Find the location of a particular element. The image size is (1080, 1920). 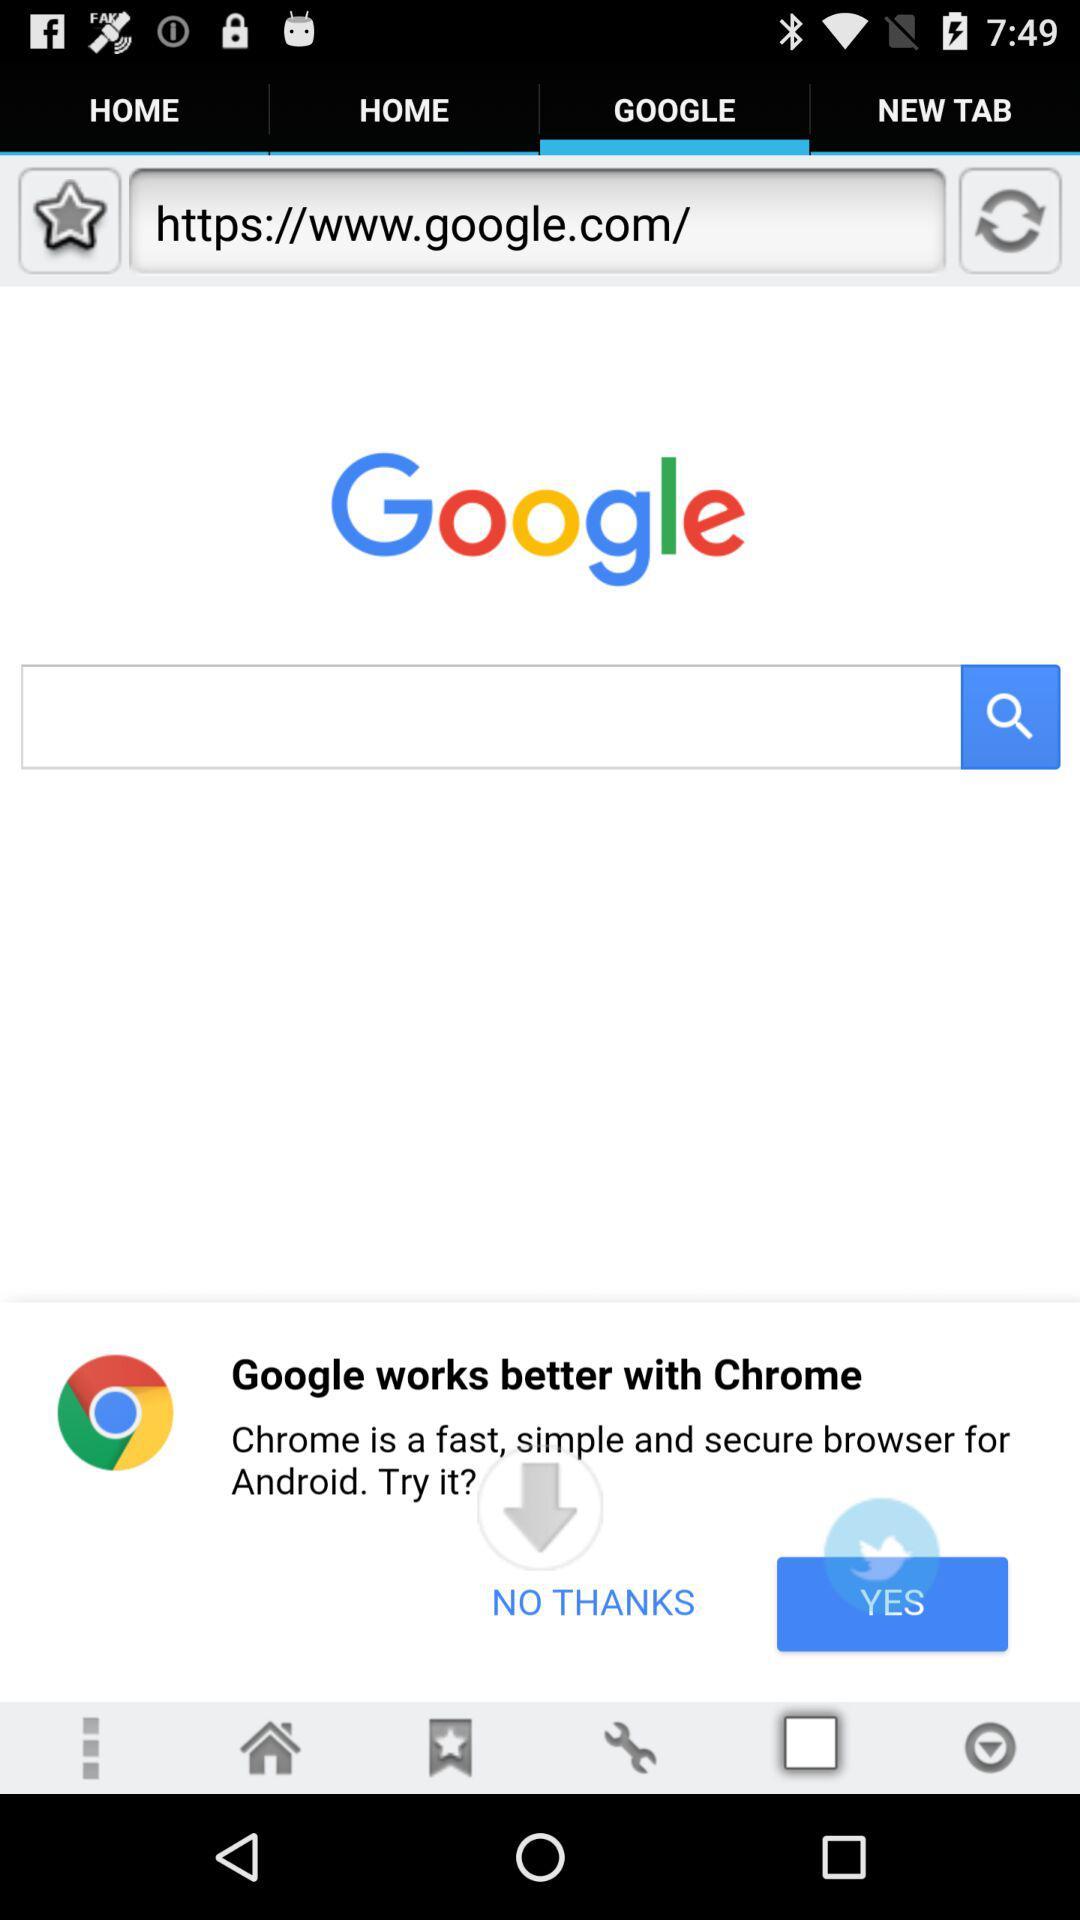

twitter is located at coordinates (880, 1554).